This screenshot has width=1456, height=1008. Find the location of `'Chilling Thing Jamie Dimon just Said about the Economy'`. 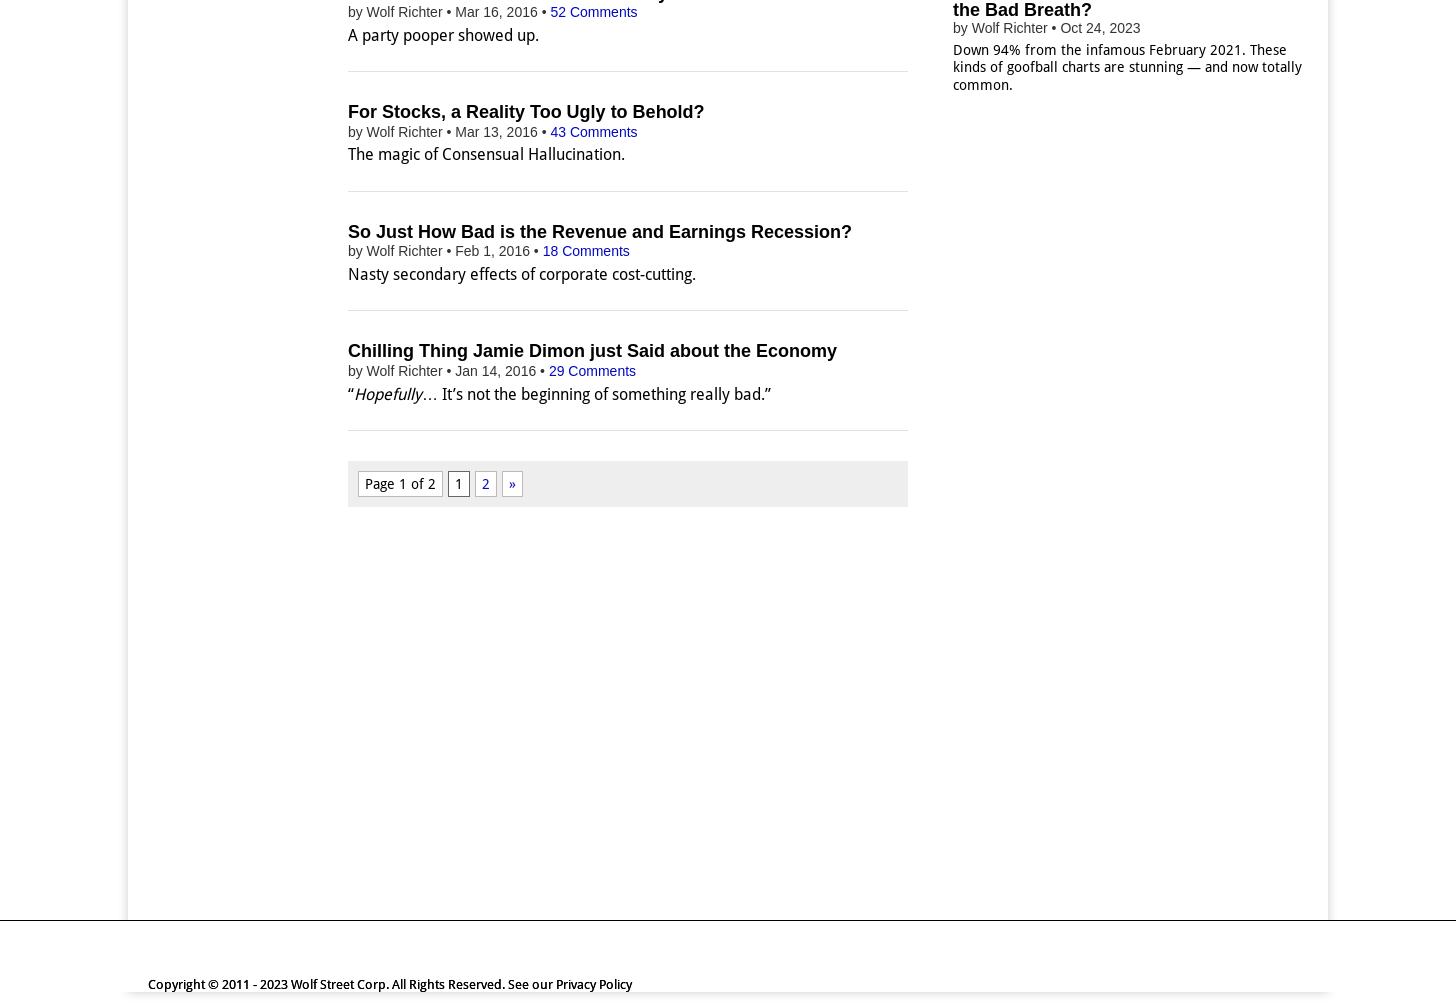

'Chilling Thing Jamie Dimon just Said about the Economy' is located at coordinates (591, 350).